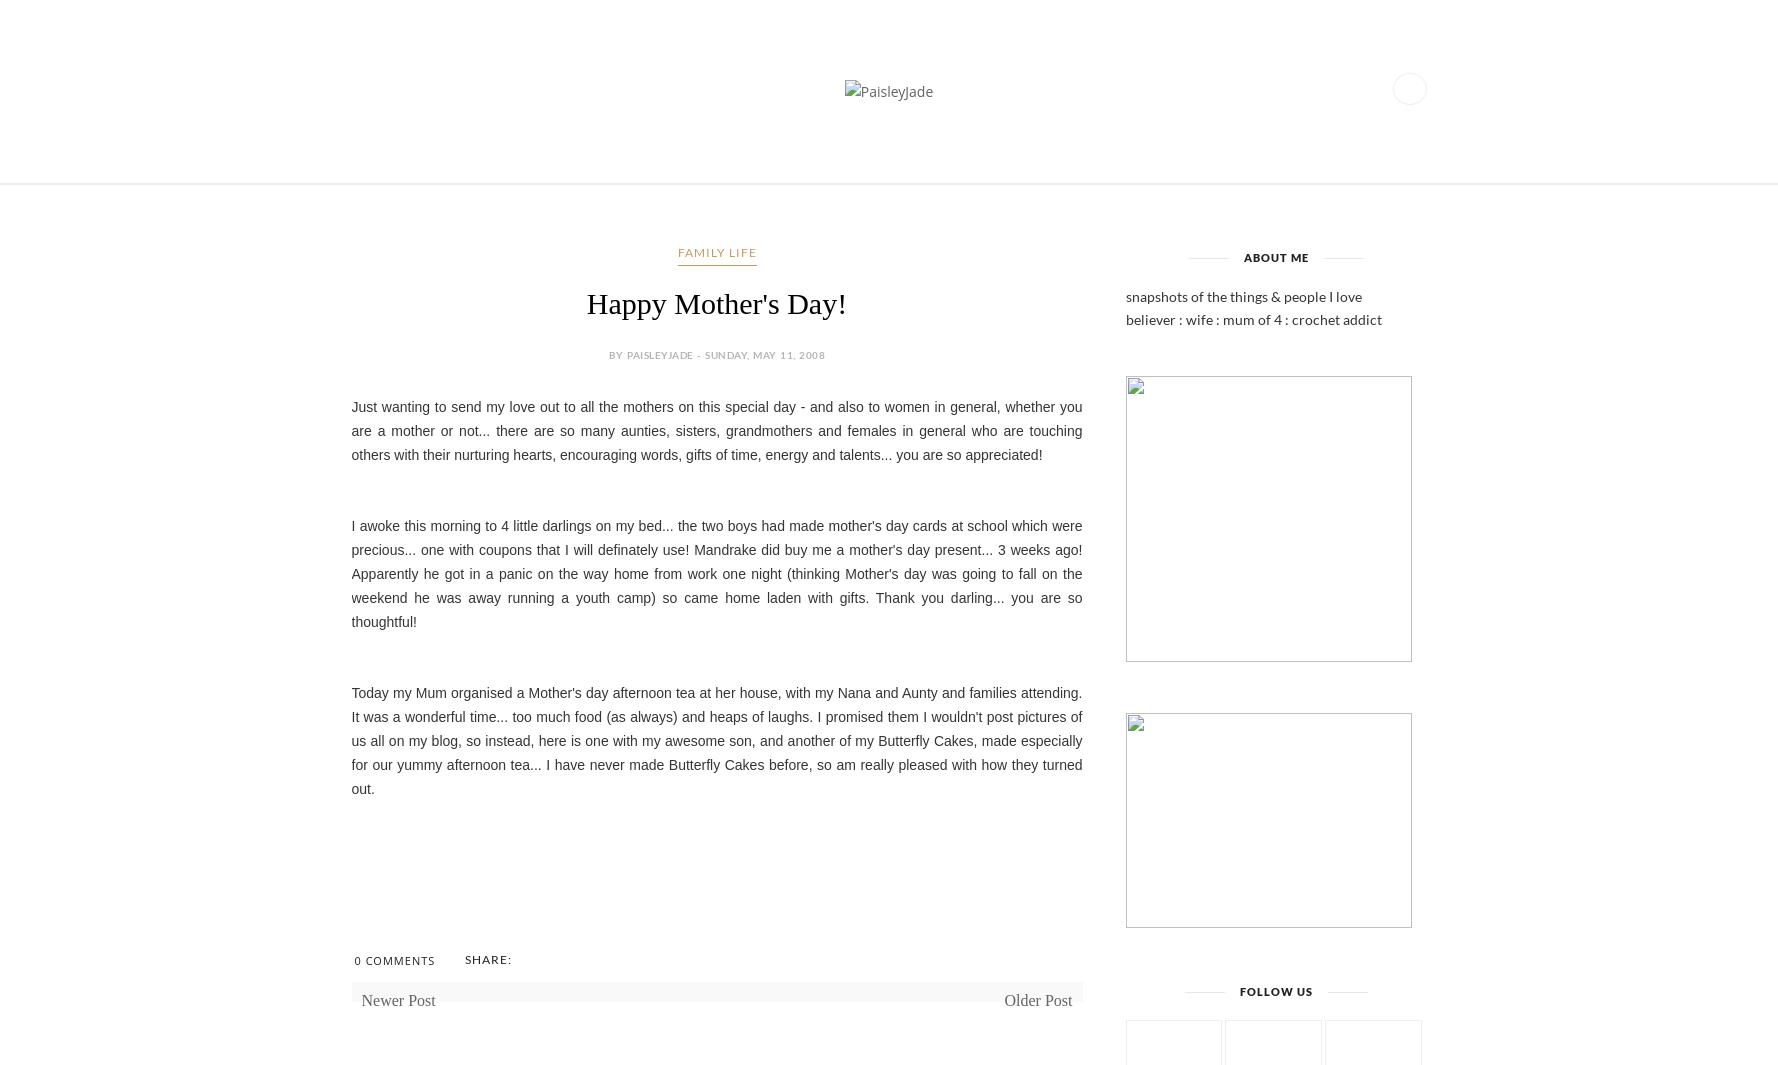 The height and width of the screenshot is (1065, 1778). I want to click on 'family life', so click(715, 251).